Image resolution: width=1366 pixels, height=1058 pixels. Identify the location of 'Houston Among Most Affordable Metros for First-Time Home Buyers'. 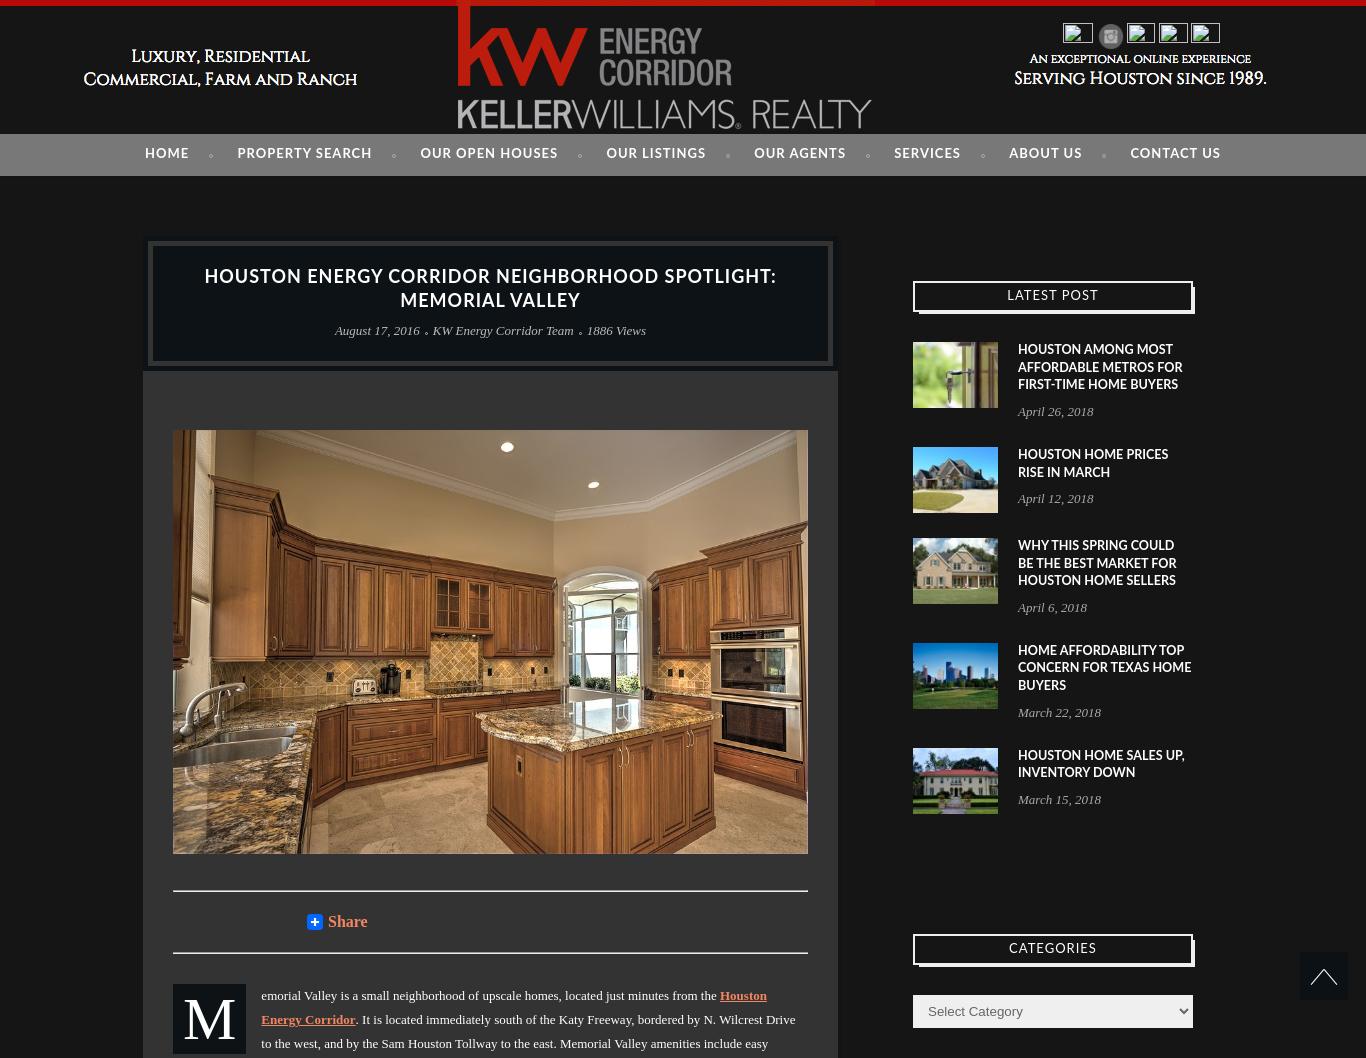
(1099, 367).